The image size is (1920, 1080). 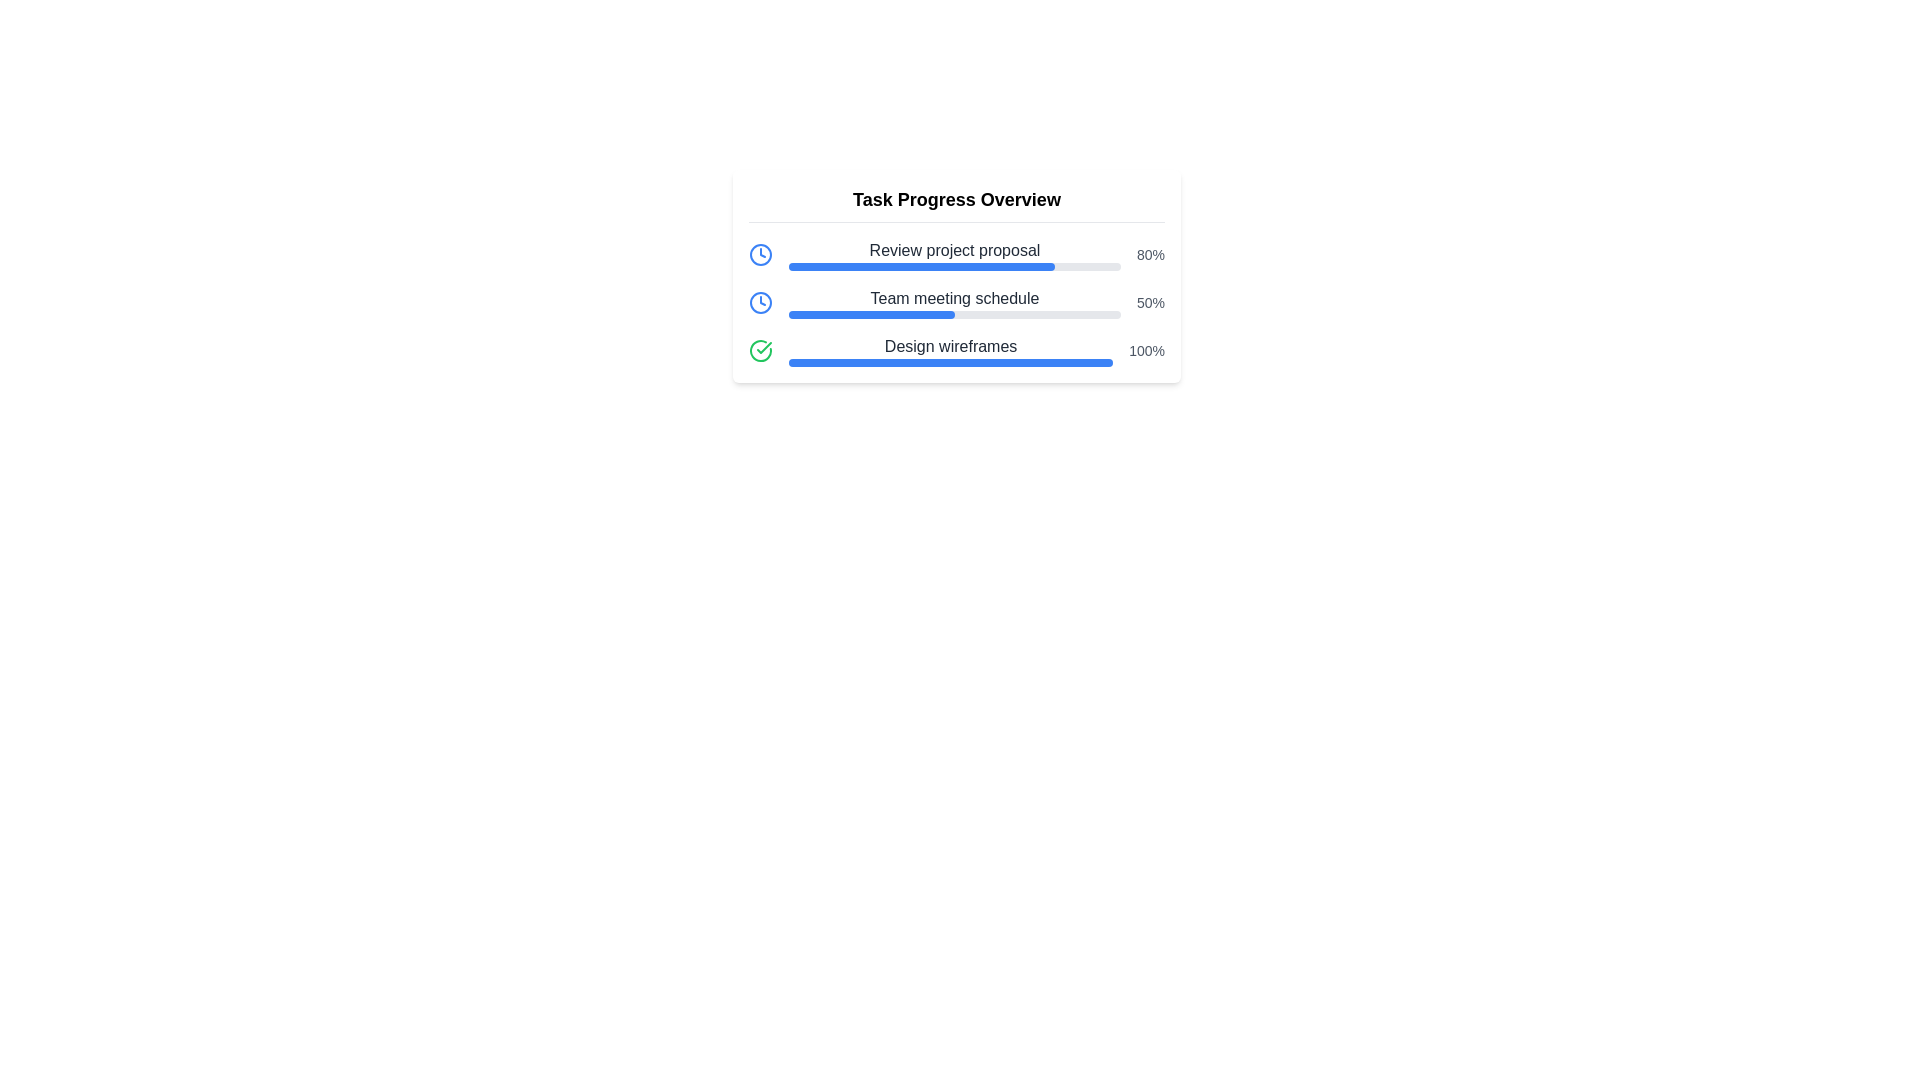 I want to click on the text label that displays the progress percentage of the 'Team meeting schedule' item, located at the rightmost end of the corresponding row, adjacent to the progress bar, so click(x=1151, y=303).